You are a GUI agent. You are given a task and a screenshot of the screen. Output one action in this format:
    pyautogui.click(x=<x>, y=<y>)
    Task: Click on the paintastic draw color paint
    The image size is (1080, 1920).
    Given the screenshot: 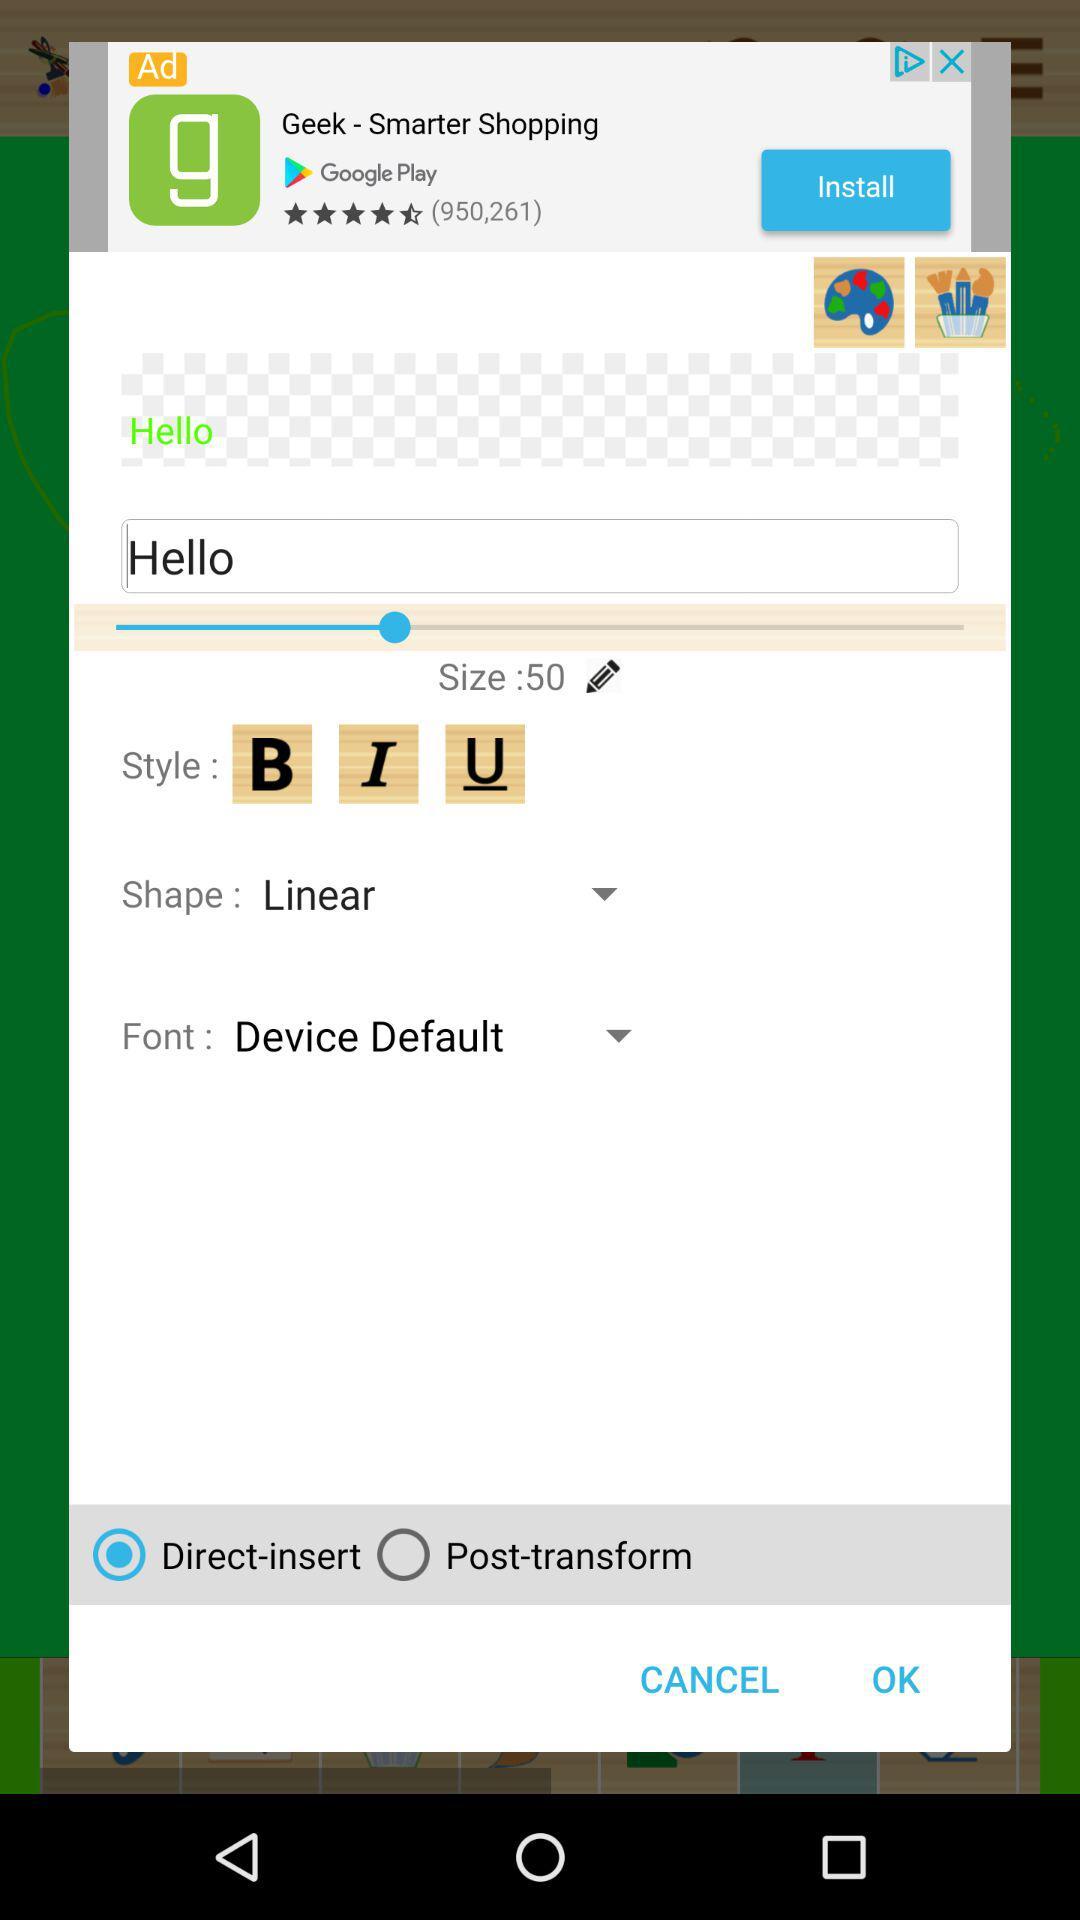 What is the action you would take?
    pyautogui.click(x=538, y=146)
    